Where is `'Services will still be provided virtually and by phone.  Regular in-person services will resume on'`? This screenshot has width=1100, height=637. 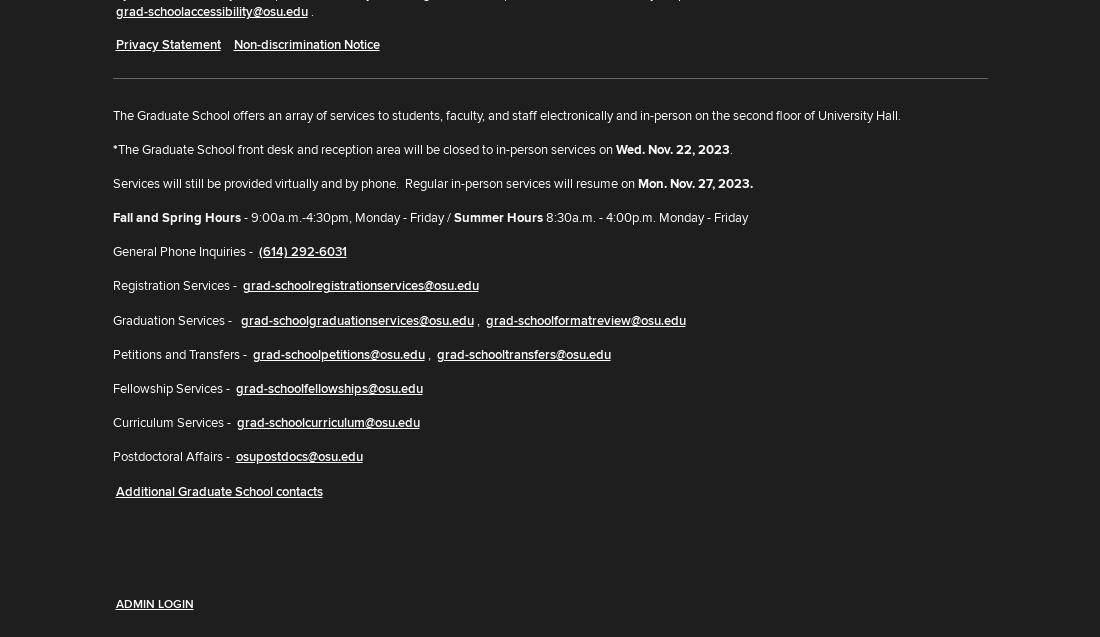
'Services will still be provided virtually and by phone.  Regular in-person services will resume on' is located at coordinates (374, 183).